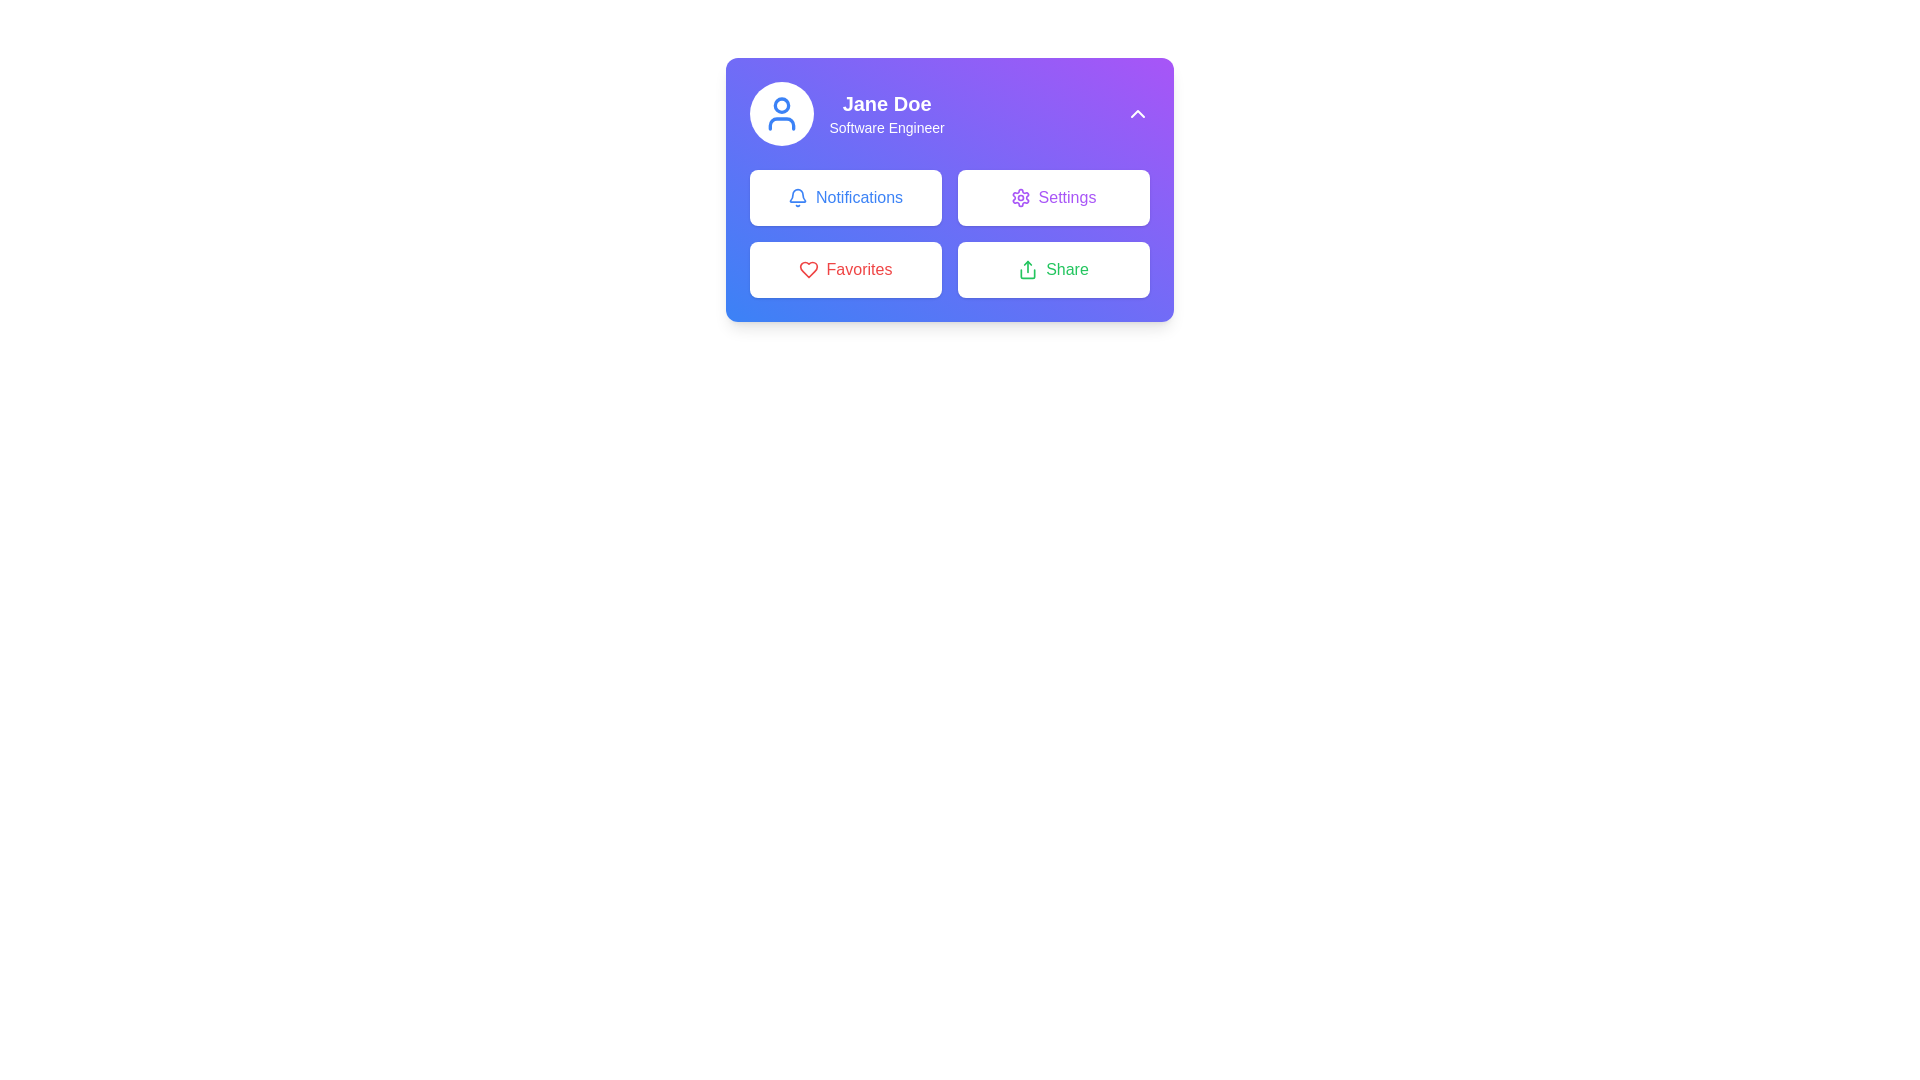 Image resolution: width=1920 pixels, height=1080 pixels. I want to click on the 'Favorites' button located in the bottom-left corner of the grid layout, so click(845, 270).